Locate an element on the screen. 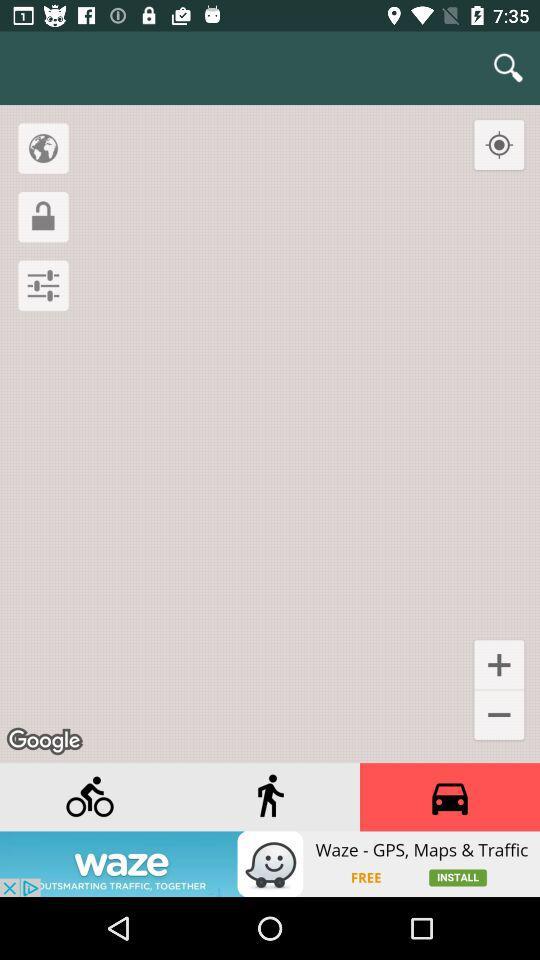 This screenshot has height=960, width=540. the globe icon is located at coordinates (43, 147).